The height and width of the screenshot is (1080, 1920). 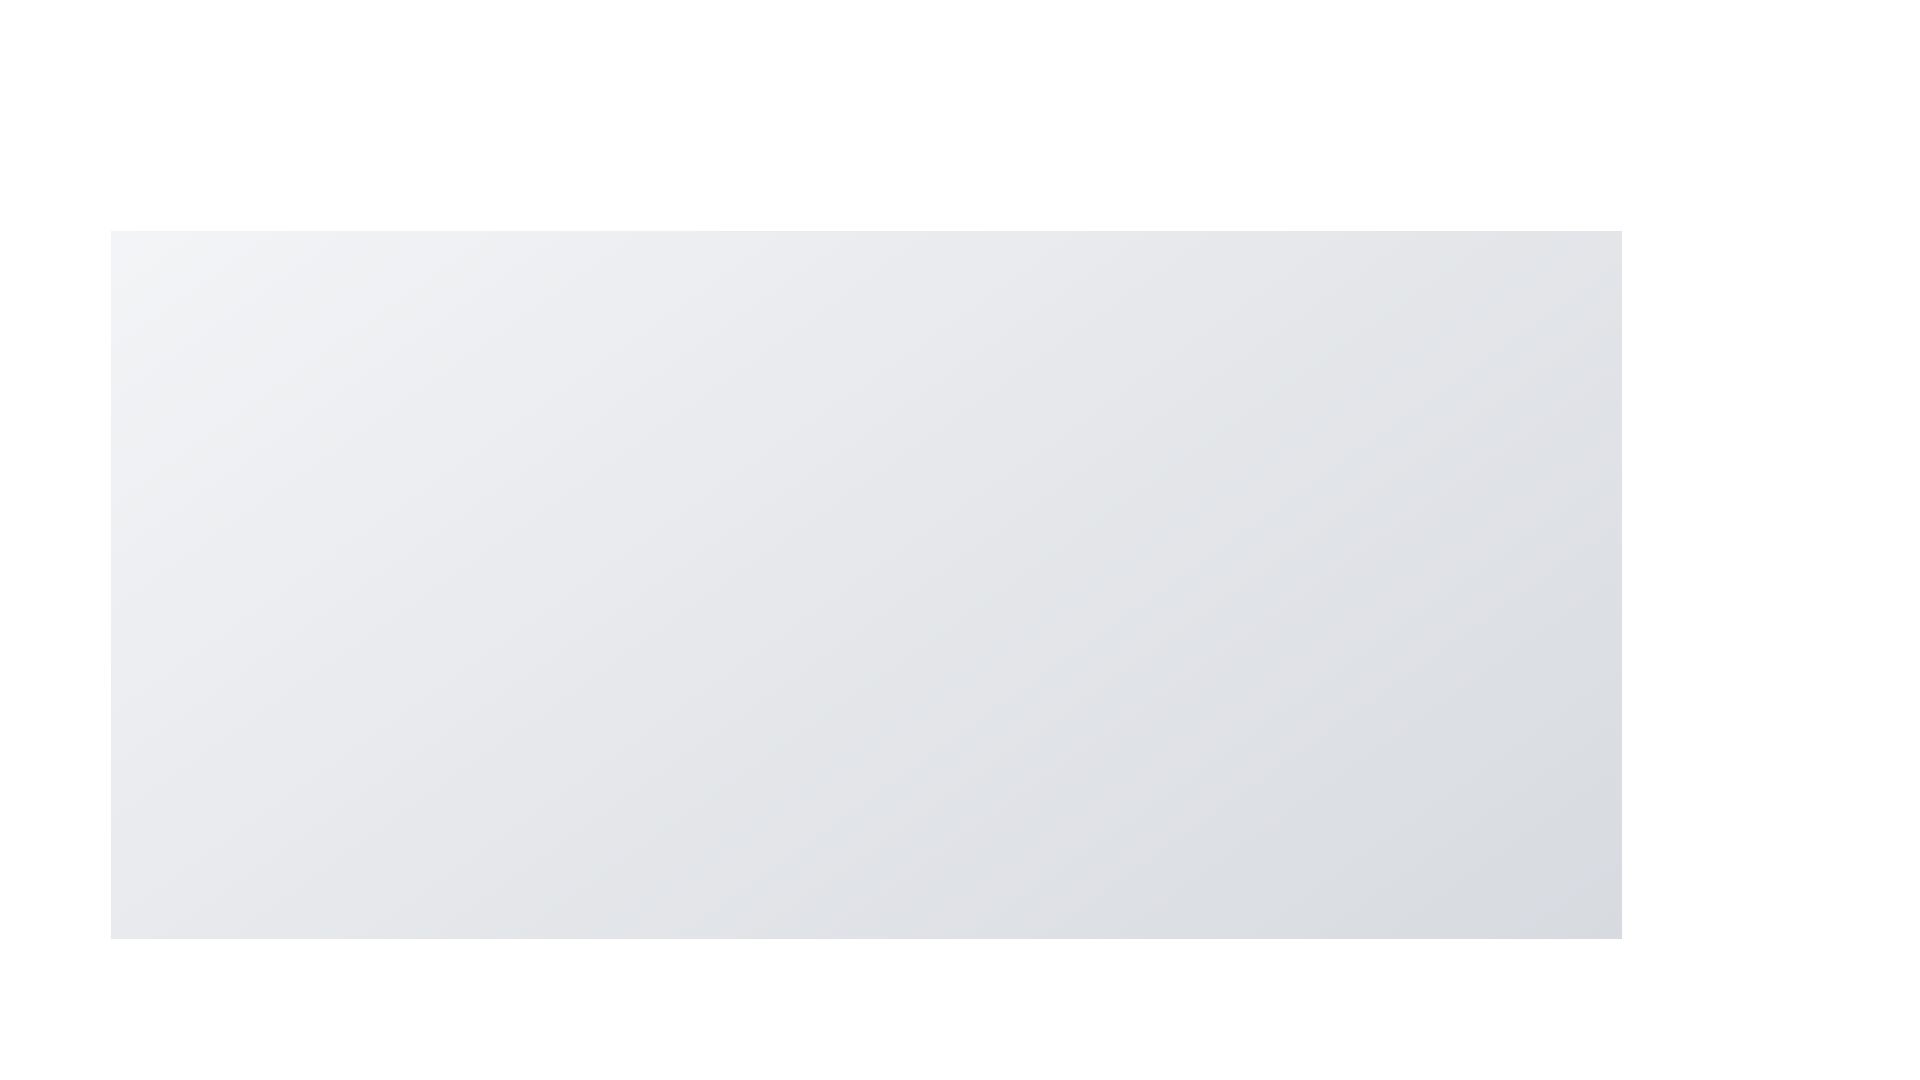 I want to click on the Archive button in the speed dial menu, so click(x=1535, y=1074).